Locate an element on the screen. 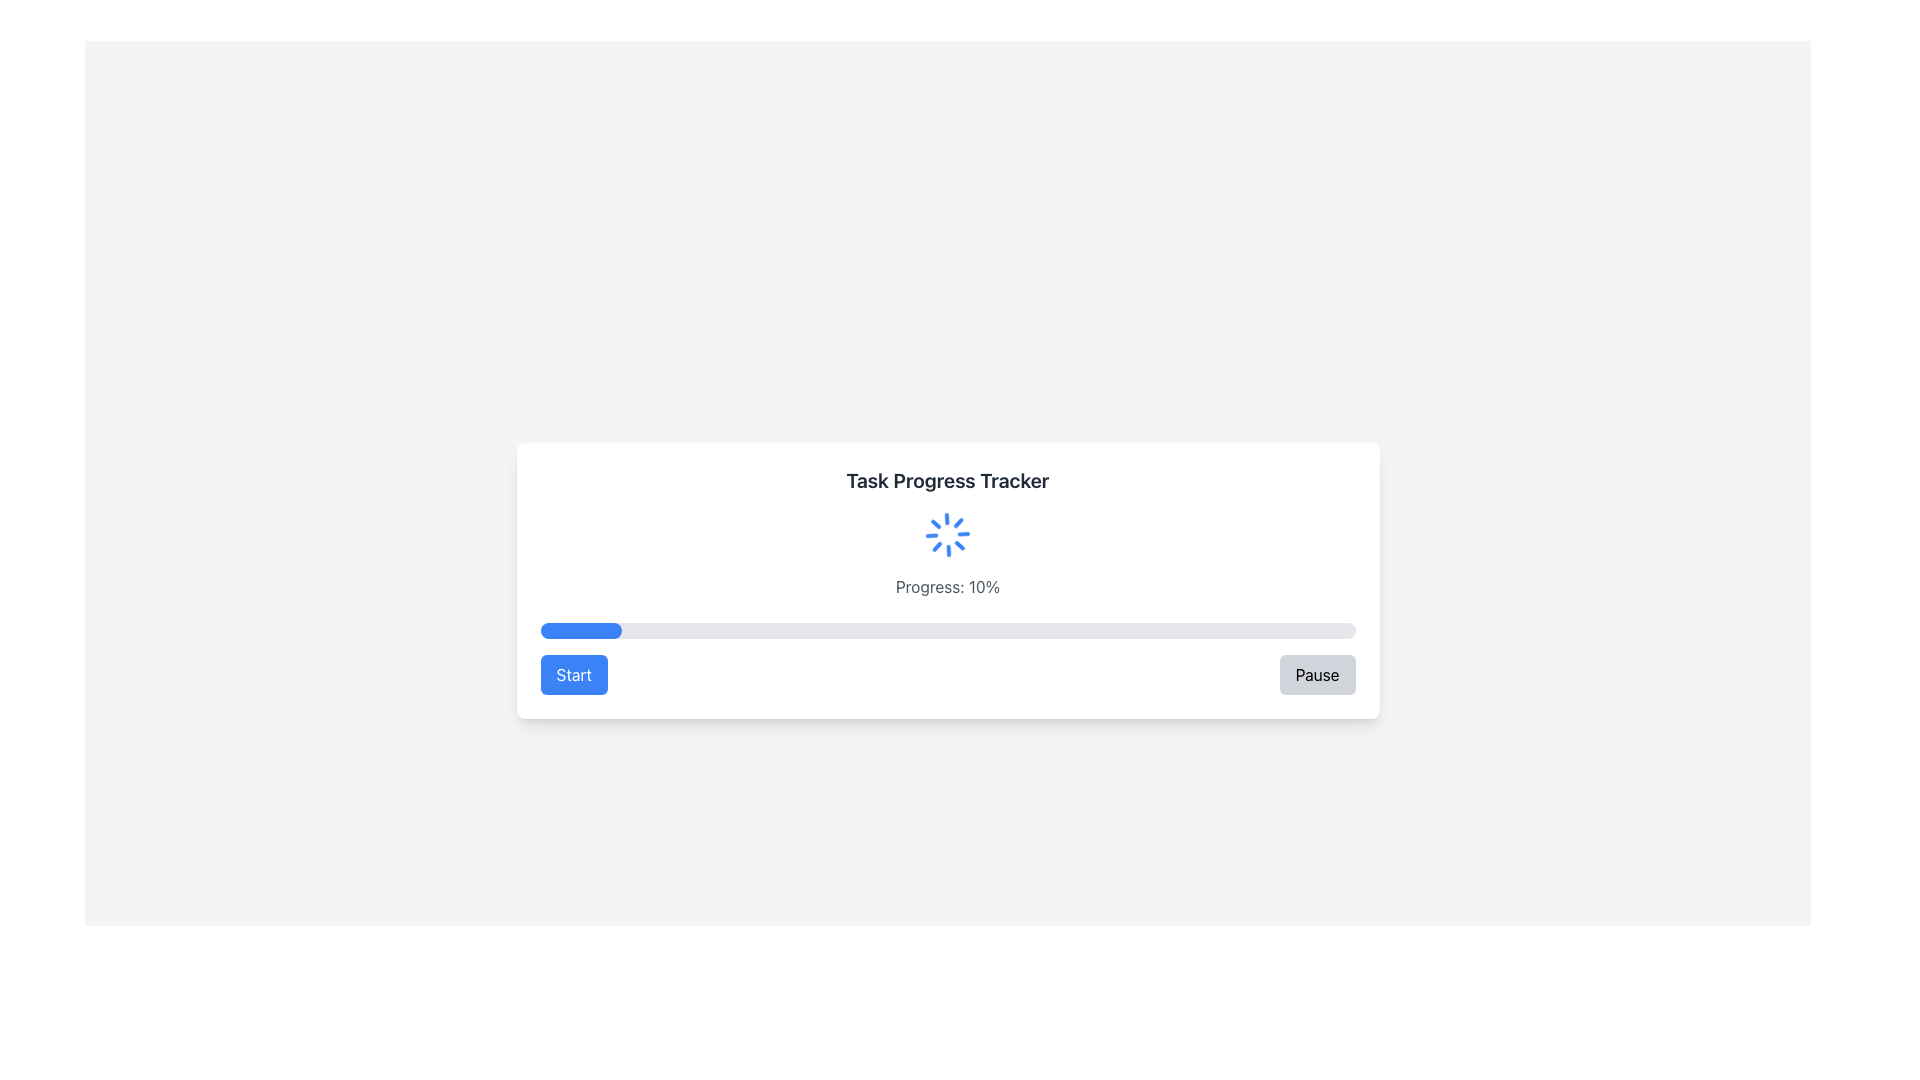 The width and height of the screenshot is (1920, 1080). the circular blue loader spinner icon that is animated and located above the 'Progress: 10%' text and below the 'Task Progress Tracker' header is located at coordinates (947, 534).